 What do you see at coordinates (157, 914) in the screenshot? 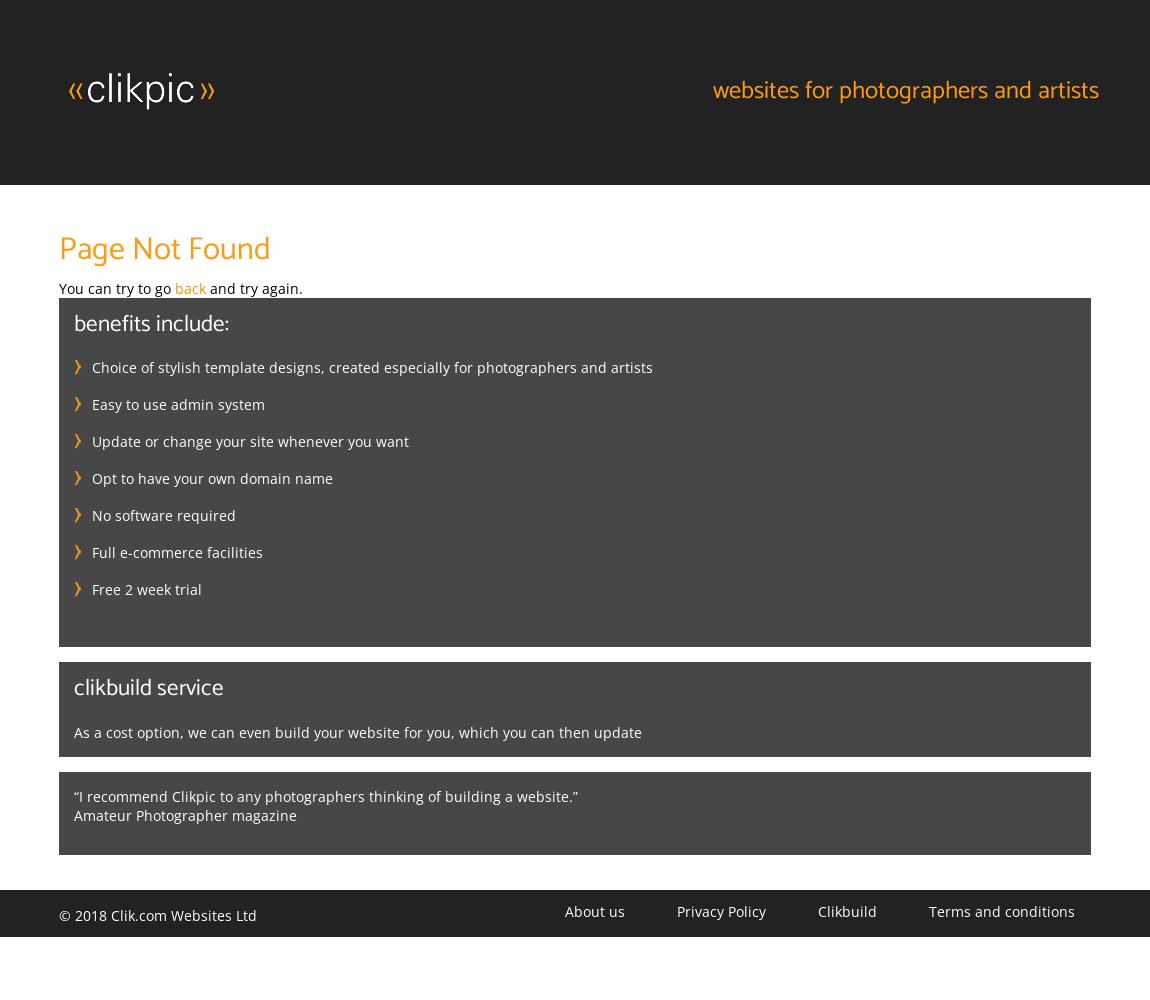
I see `'© 2018 Clik.com Websites Ltd'` at bounding box center [157, 914].